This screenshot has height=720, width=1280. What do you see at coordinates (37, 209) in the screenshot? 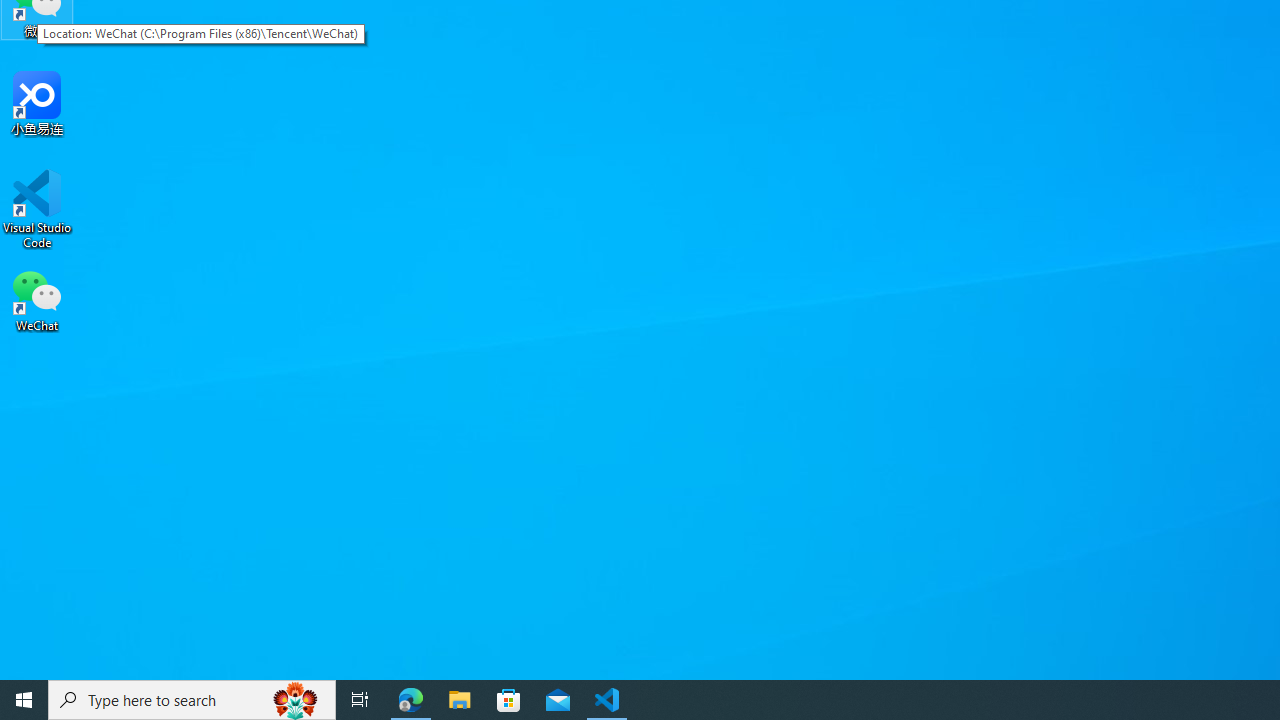
I see `'Visual Studio Code'` at bounding box center [37, 209].